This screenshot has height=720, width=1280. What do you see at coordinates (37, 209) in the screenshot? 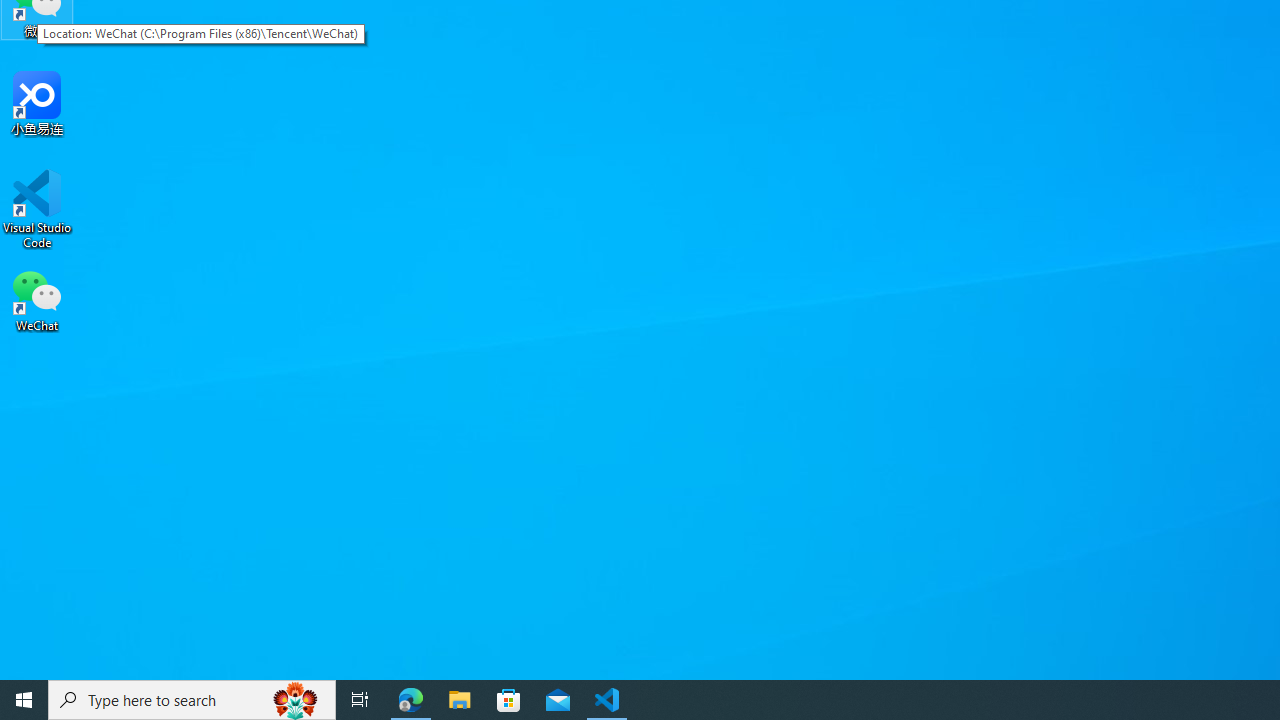
I see `'Visual Studio Code'` at bounding box center [37, 209].